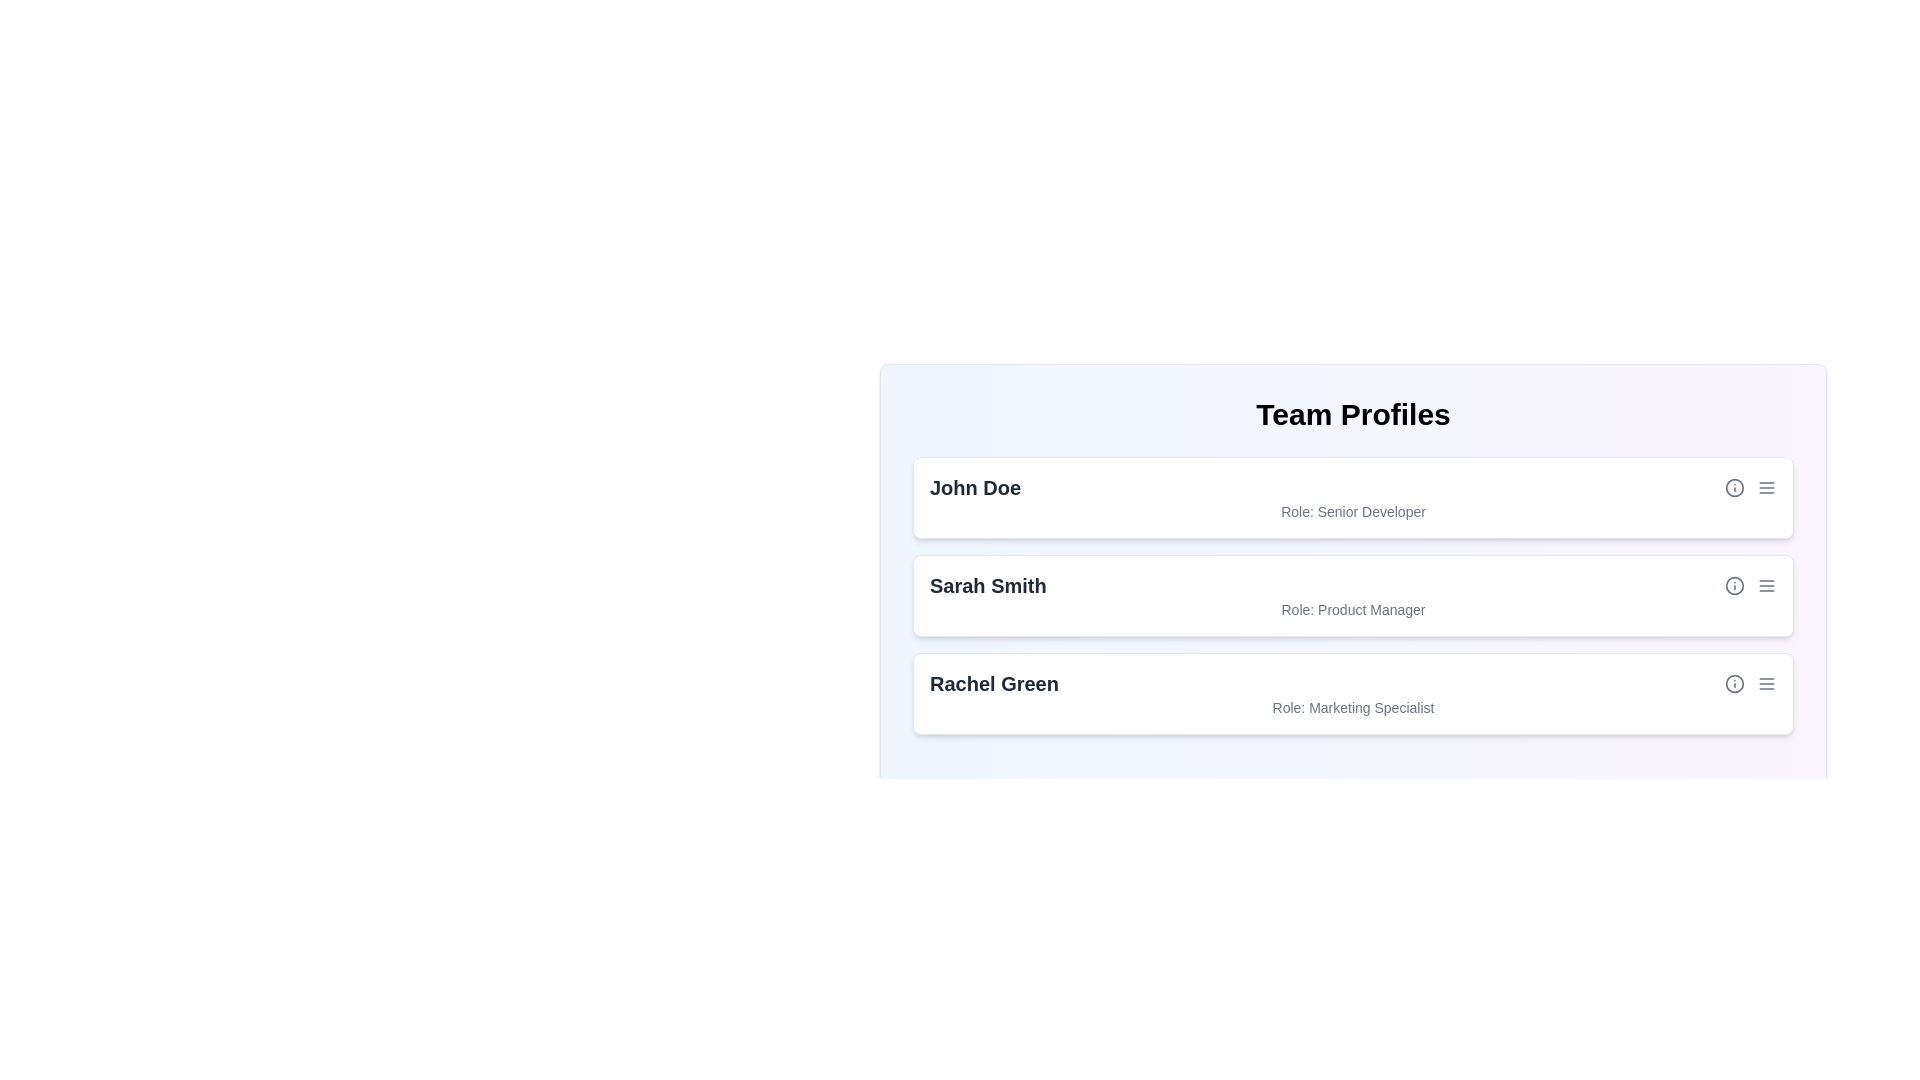 This screenshot has width=1920, height=1080. What do you see at coordinates (1353, 707) in the screenshot?
I see `the text label that contains 'Role: Marketing Specialist', which is styled with a small font size and gray color, located at the bottom of the card for 'Rachel Green'` at bounding box center [1353, 707].